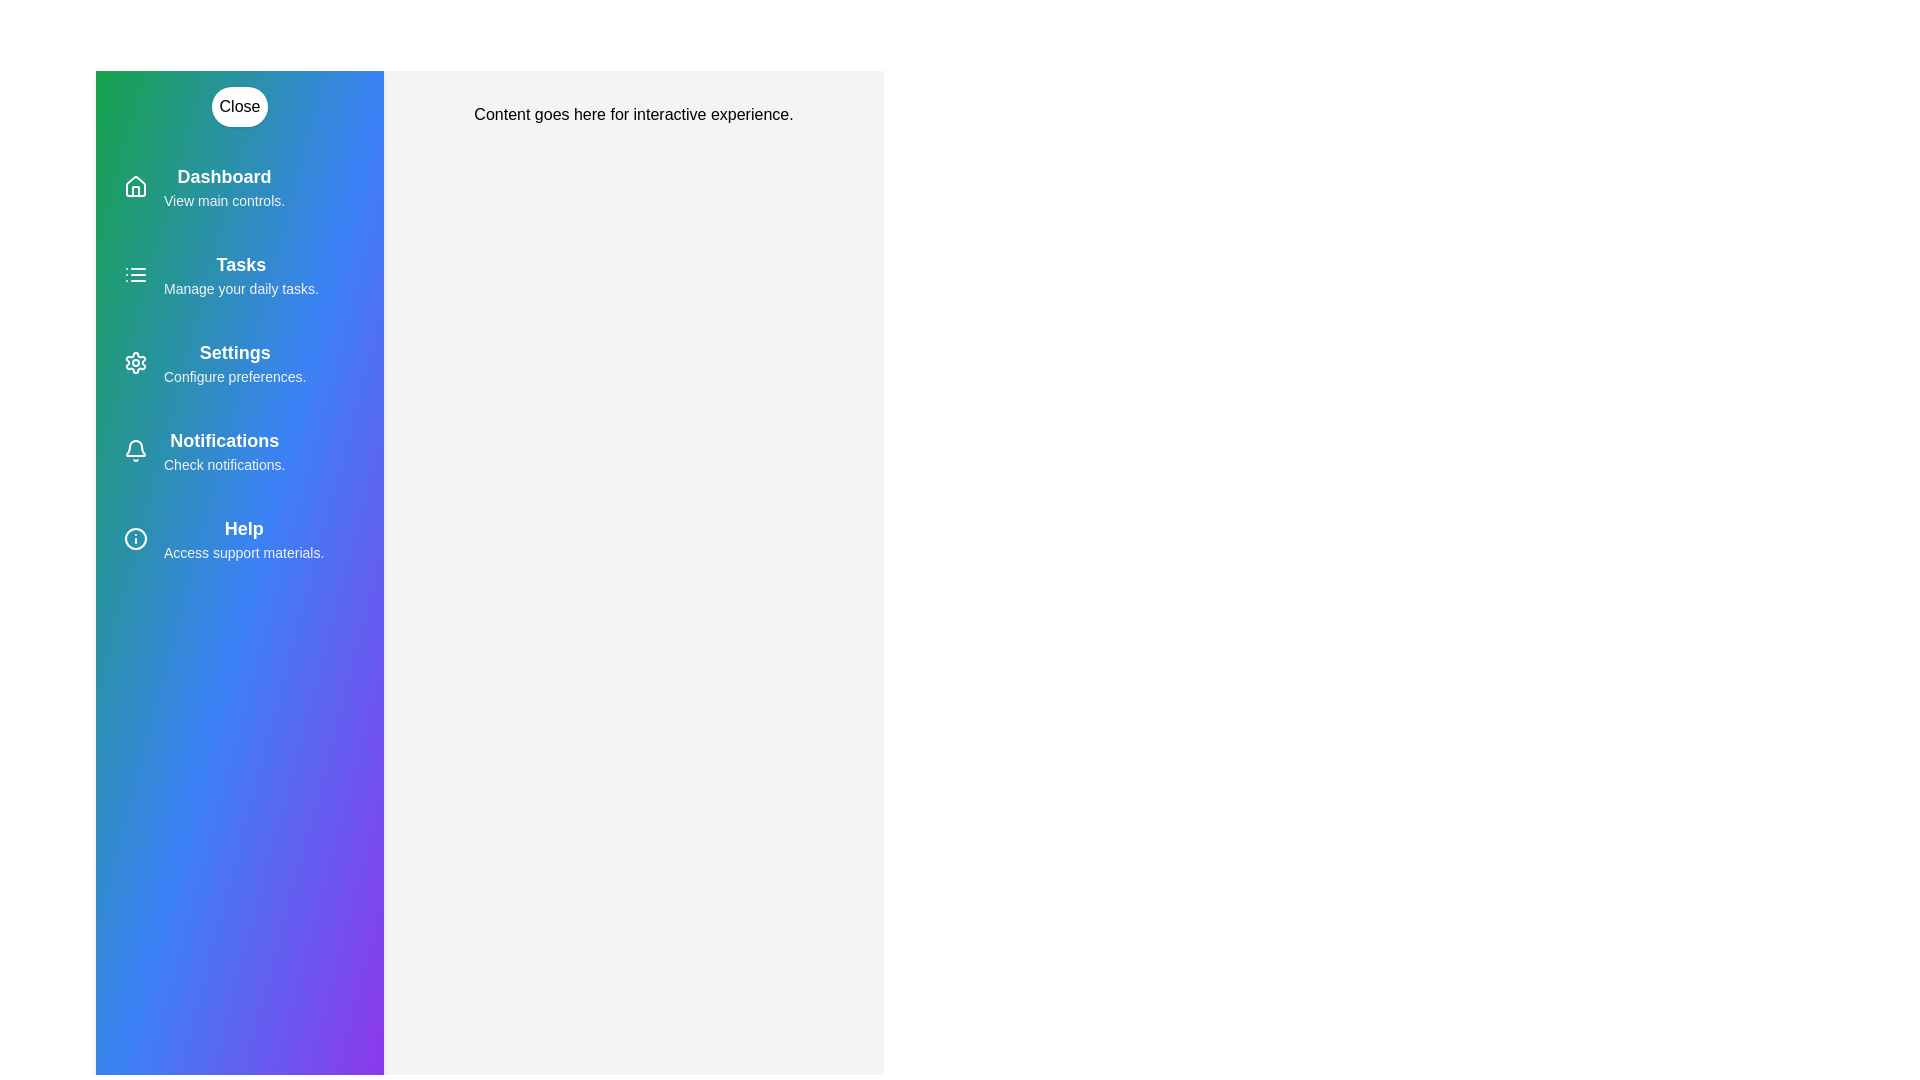  Describe the element at coordinates (632, 609) in the screenshot. I see `the main content area to read its text` at that location.